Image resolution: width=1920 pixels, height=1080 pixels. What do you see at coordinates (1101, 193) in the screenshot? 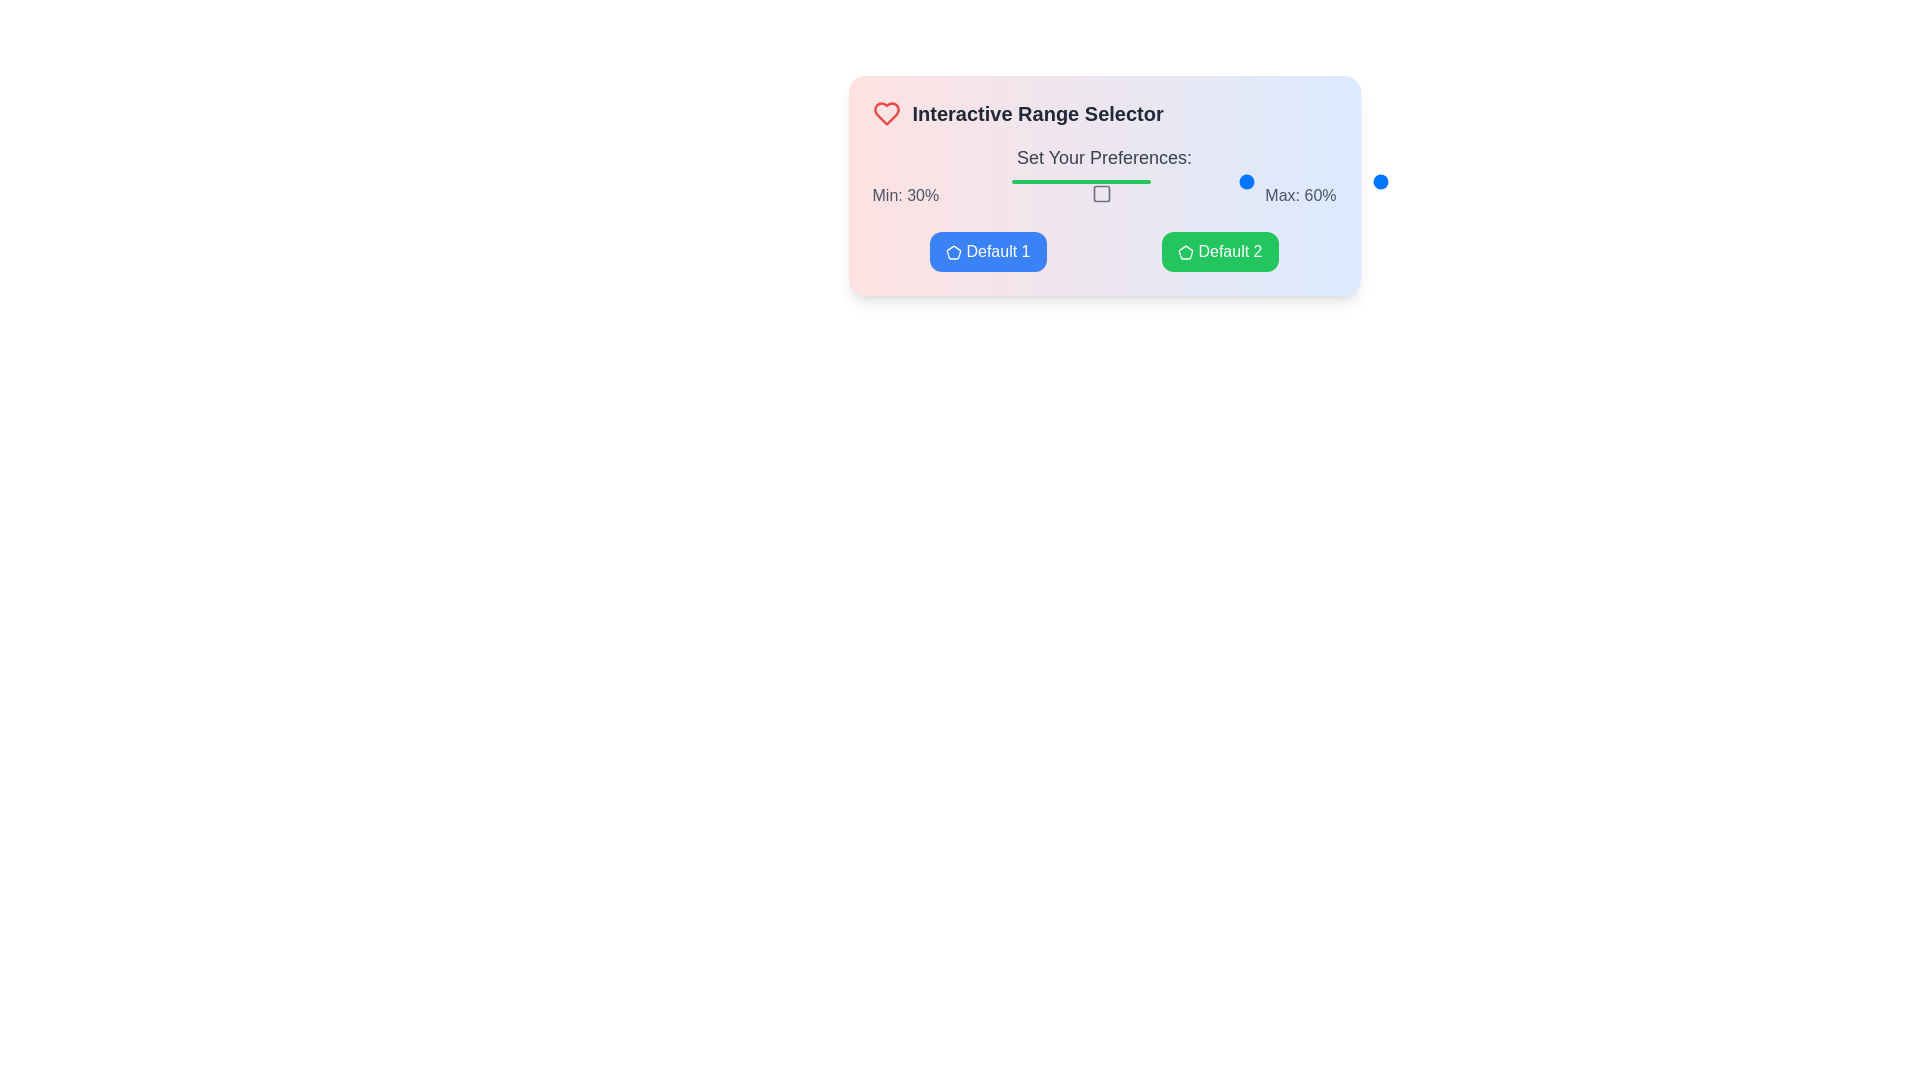
I see `the inactive icon located centrally beneath the slider bar within the range selection panel, positioned between the 'Min: 30%' and 'Max: 60%' labels` at bounding box center [1101, 193].